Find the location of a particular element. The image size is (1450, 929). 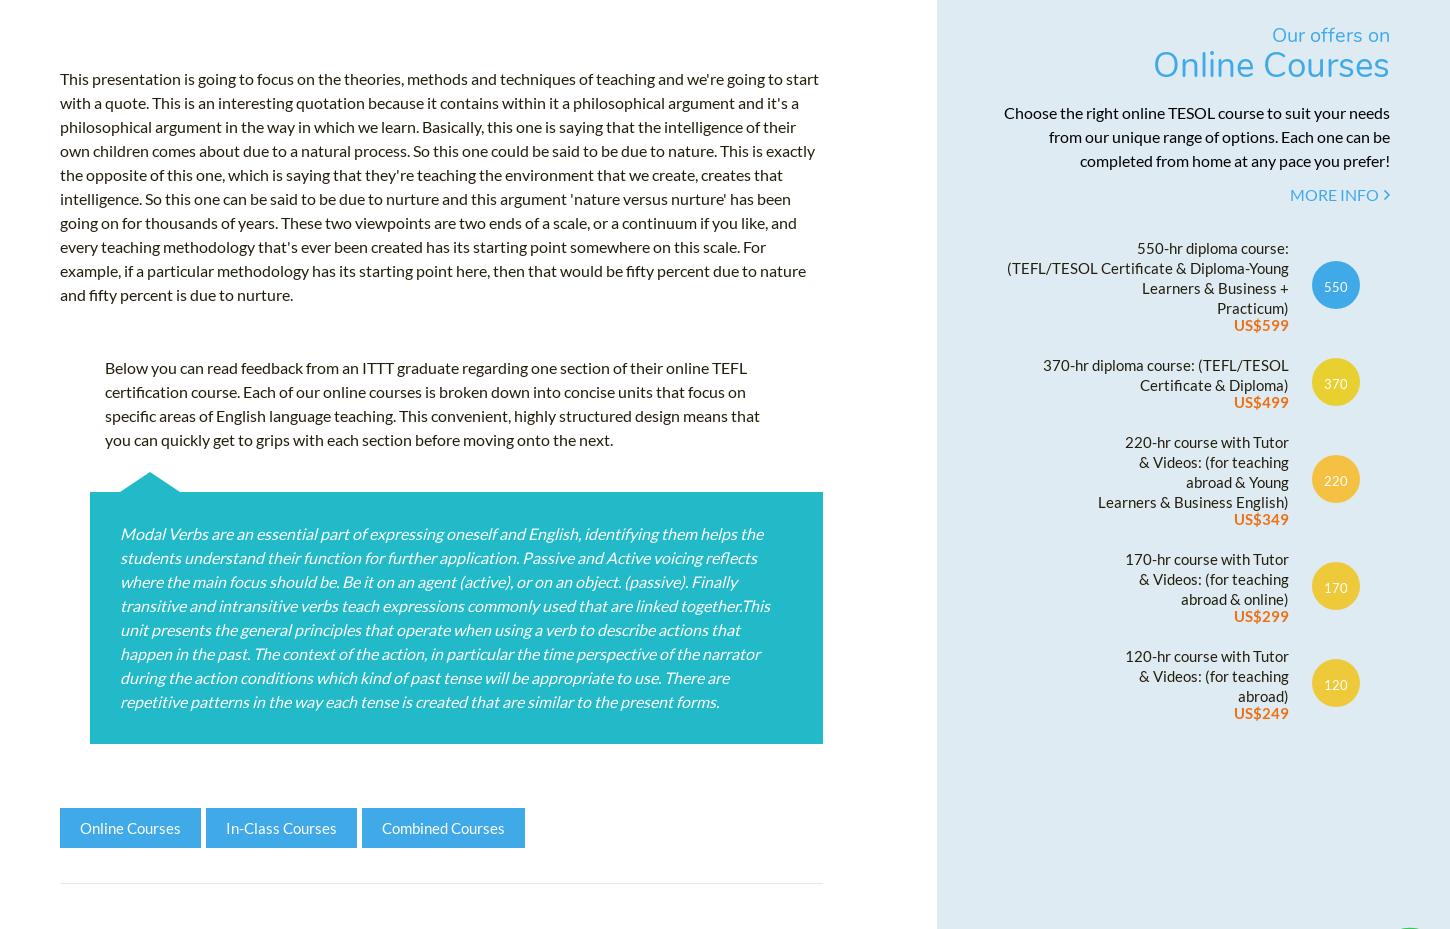

'US$249' is located at coordinates (1260, 720).